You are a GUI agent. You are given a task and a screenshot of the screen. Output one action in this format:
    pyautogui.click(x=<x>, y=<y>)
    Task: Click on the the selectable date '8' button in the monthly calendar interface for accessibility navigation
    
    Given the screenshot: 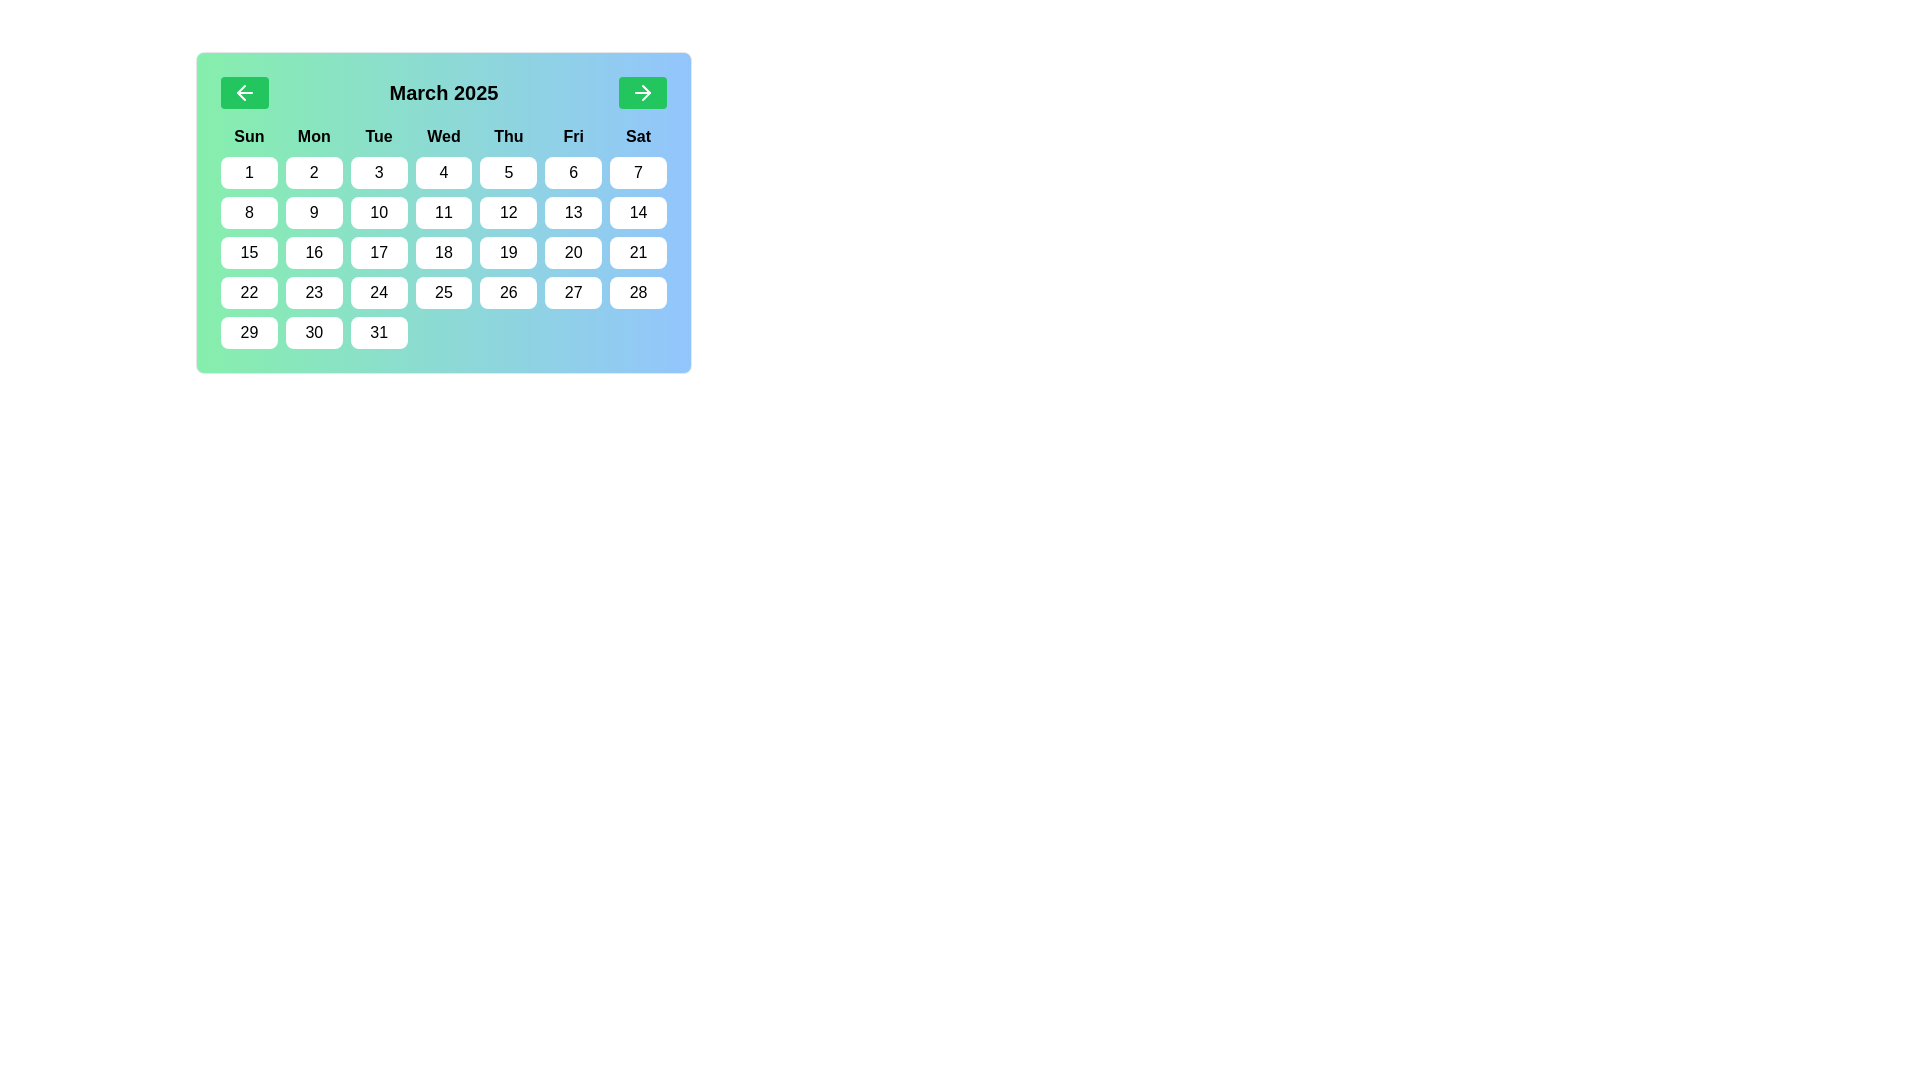 What is the action you would take?
    pyautogui.click(x=248, y=212)
    